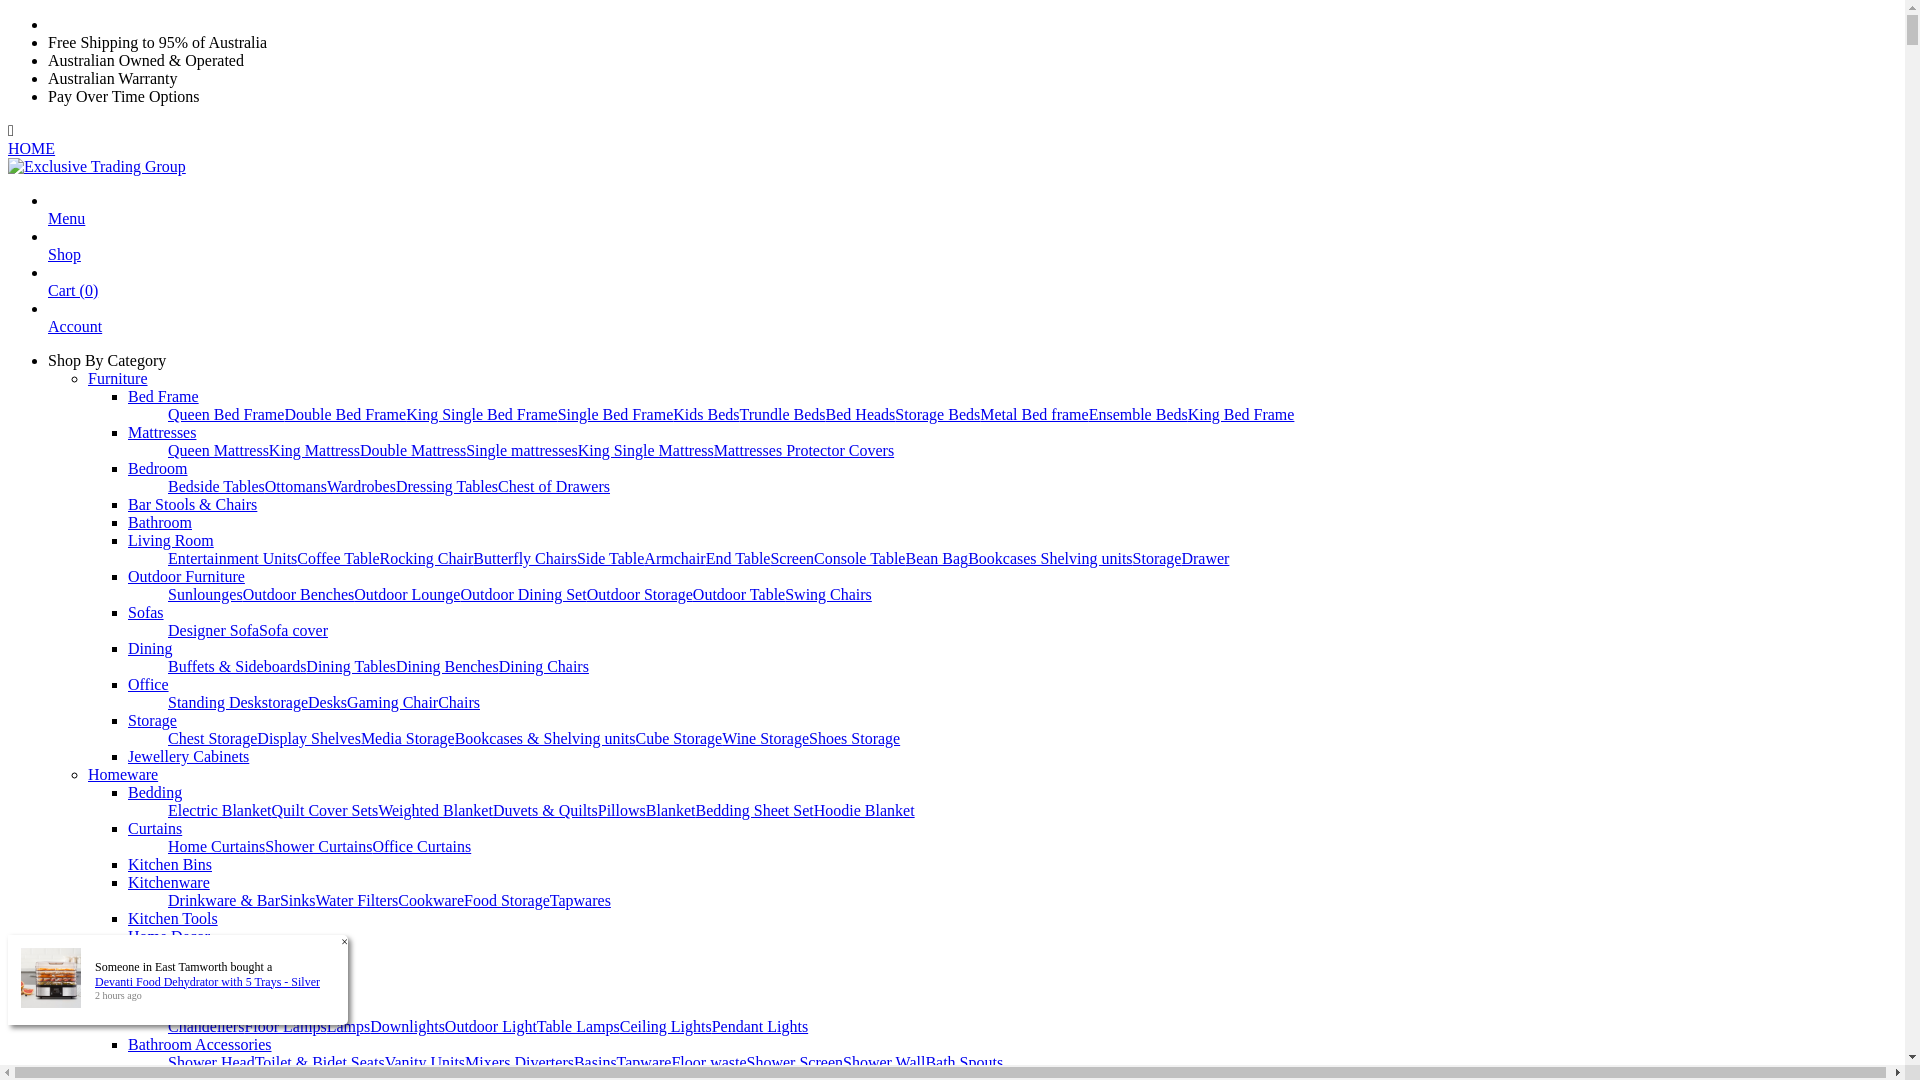  I want to click on 'Toilet & Bidet Seats', so click(320, 1061).